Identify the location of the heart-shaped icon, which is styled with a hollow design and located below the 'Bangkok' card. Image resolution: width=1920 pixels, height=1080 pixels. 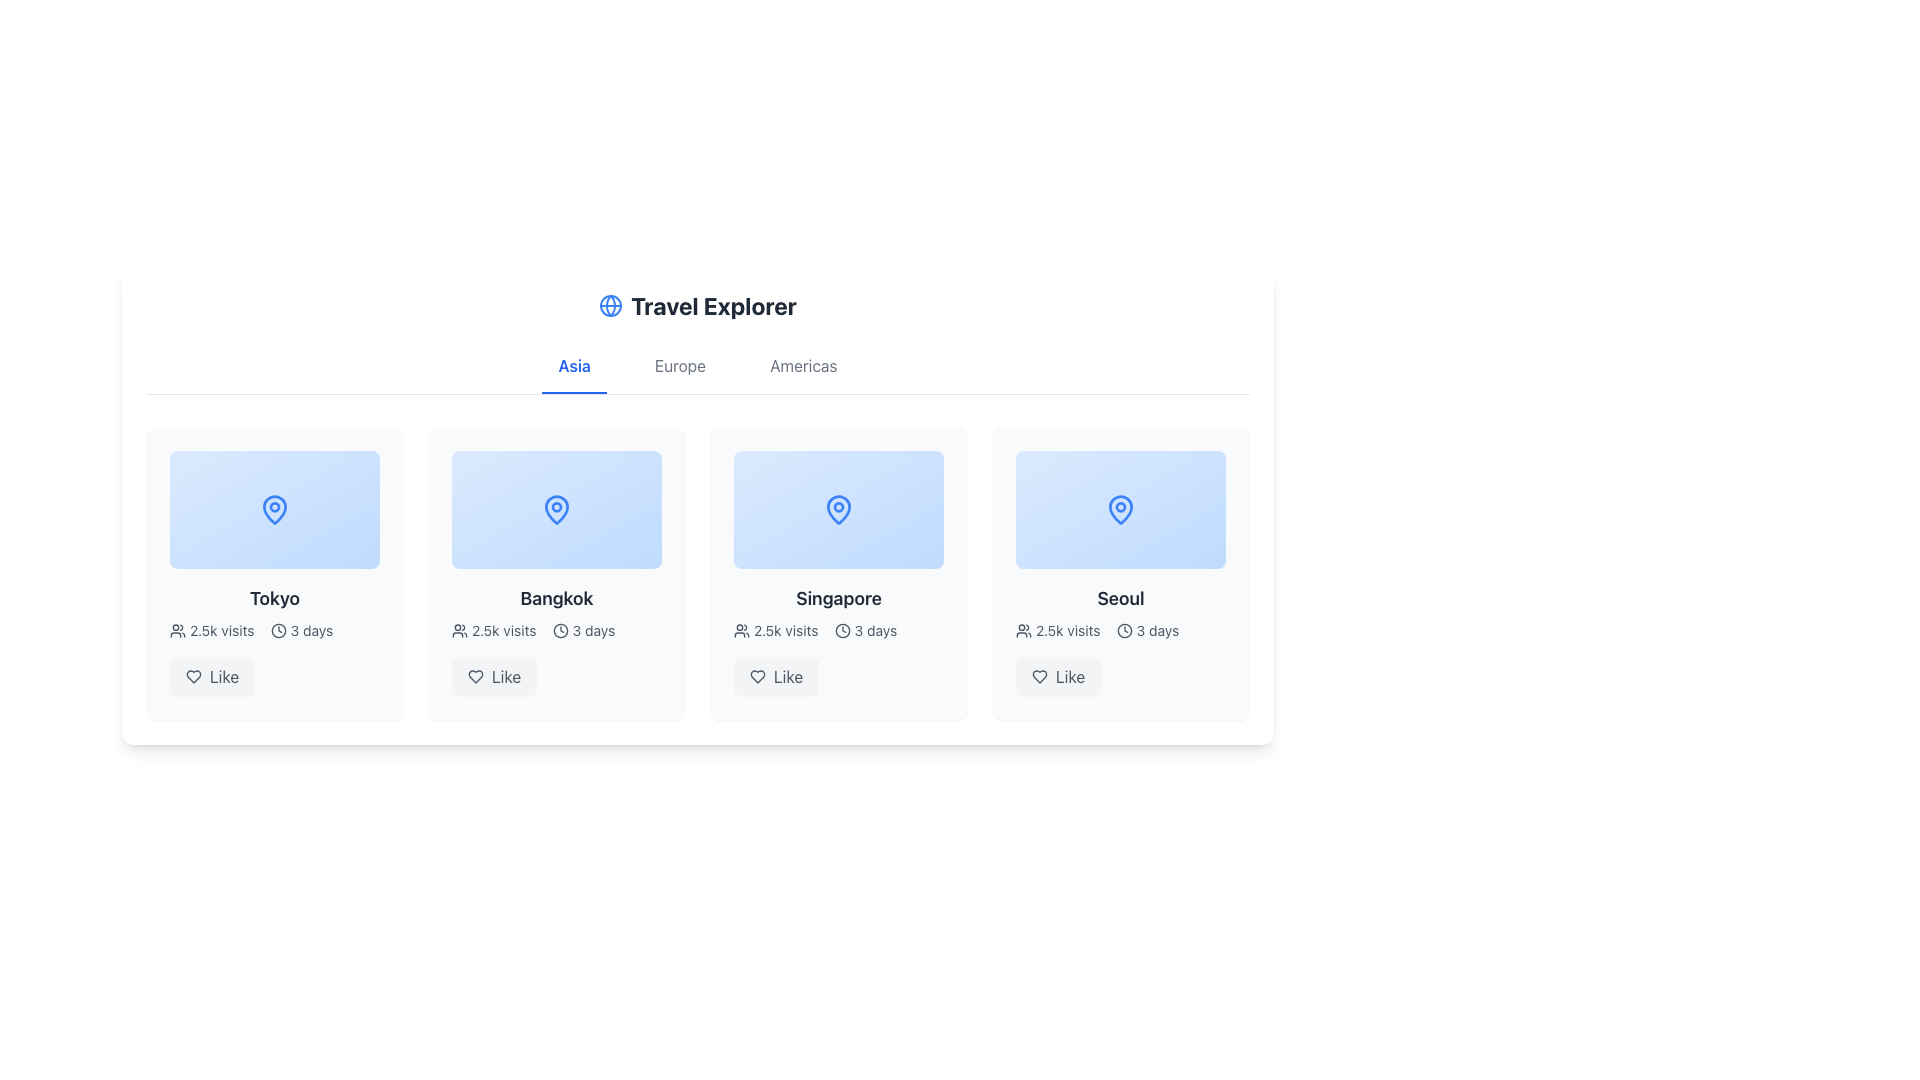
(474, 676).